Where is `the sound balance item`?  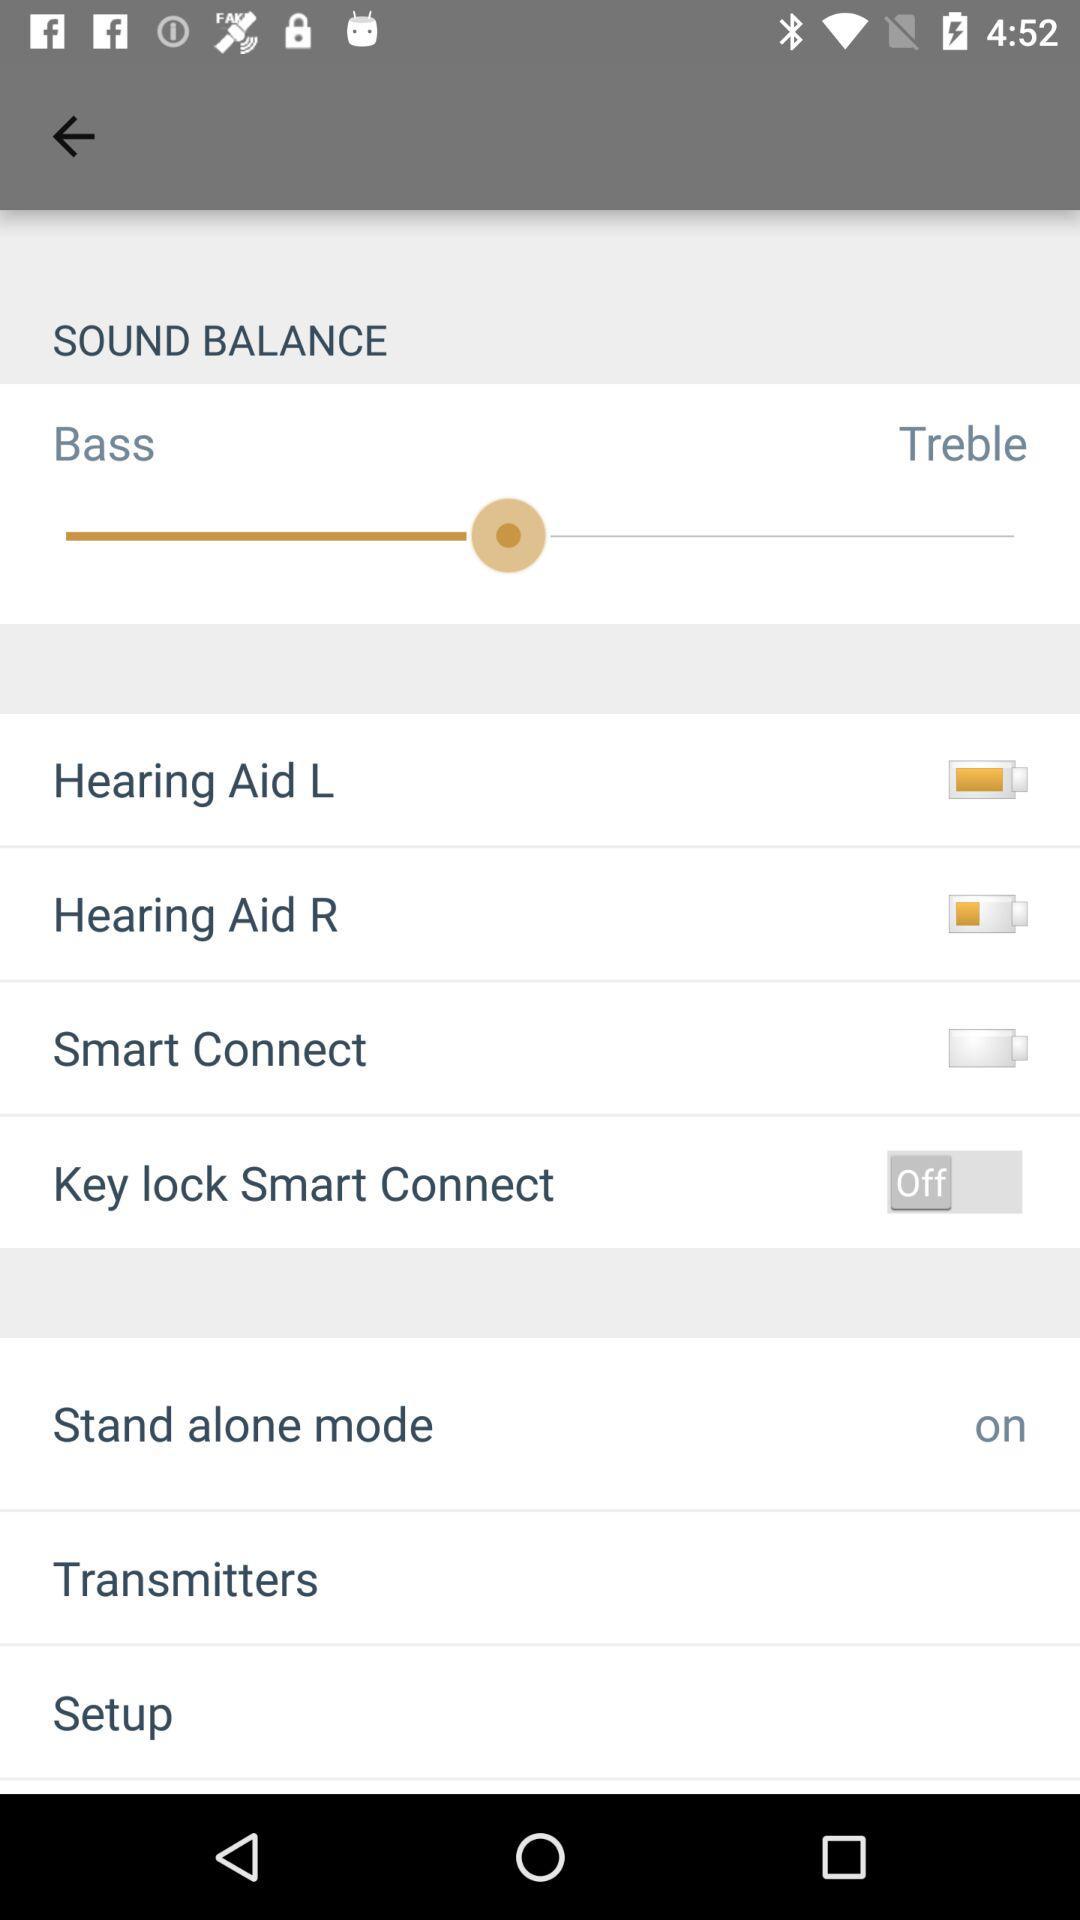
the sound balance item is located at coordinates (540, 339).